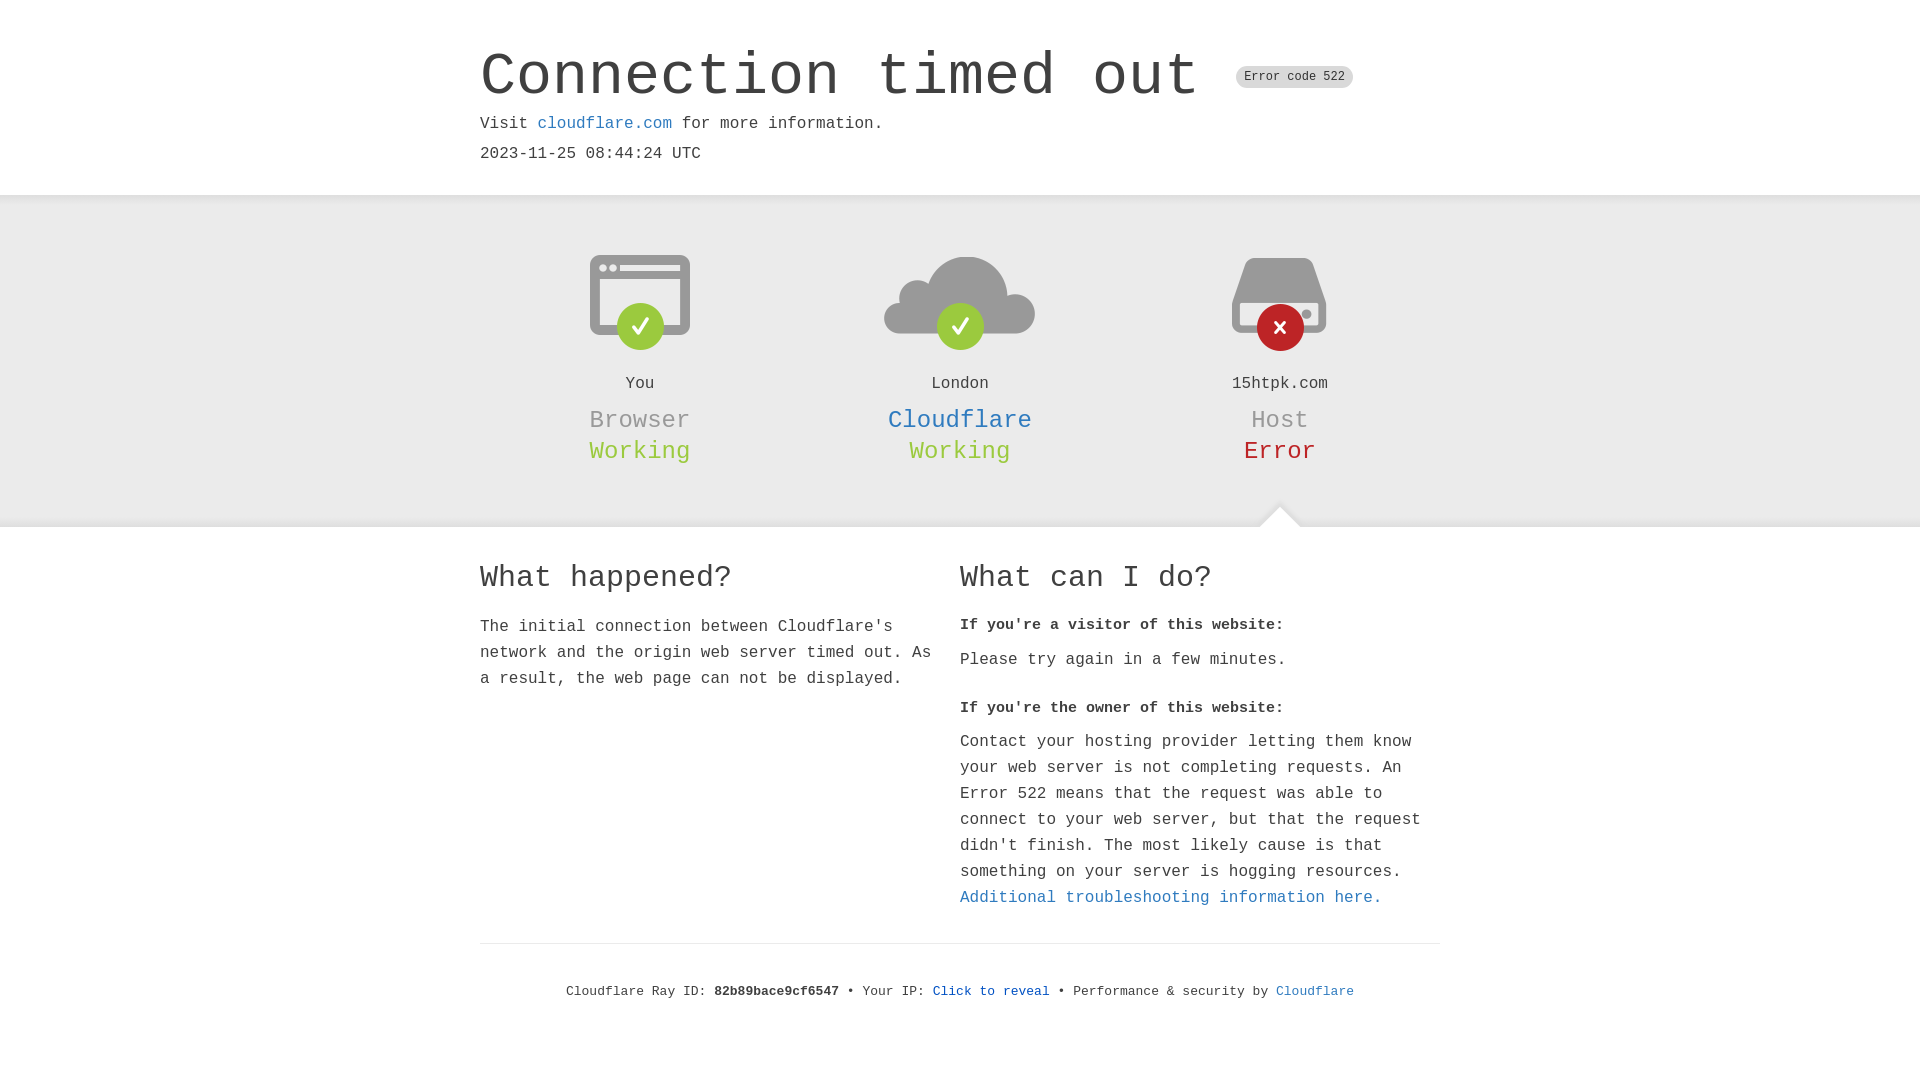 This screenshot has width=1920, height=1080. What do you see at coordinates (960, 419) in the screenshot?
I see `'Cloudflare'` at bounding box center [960, 419].